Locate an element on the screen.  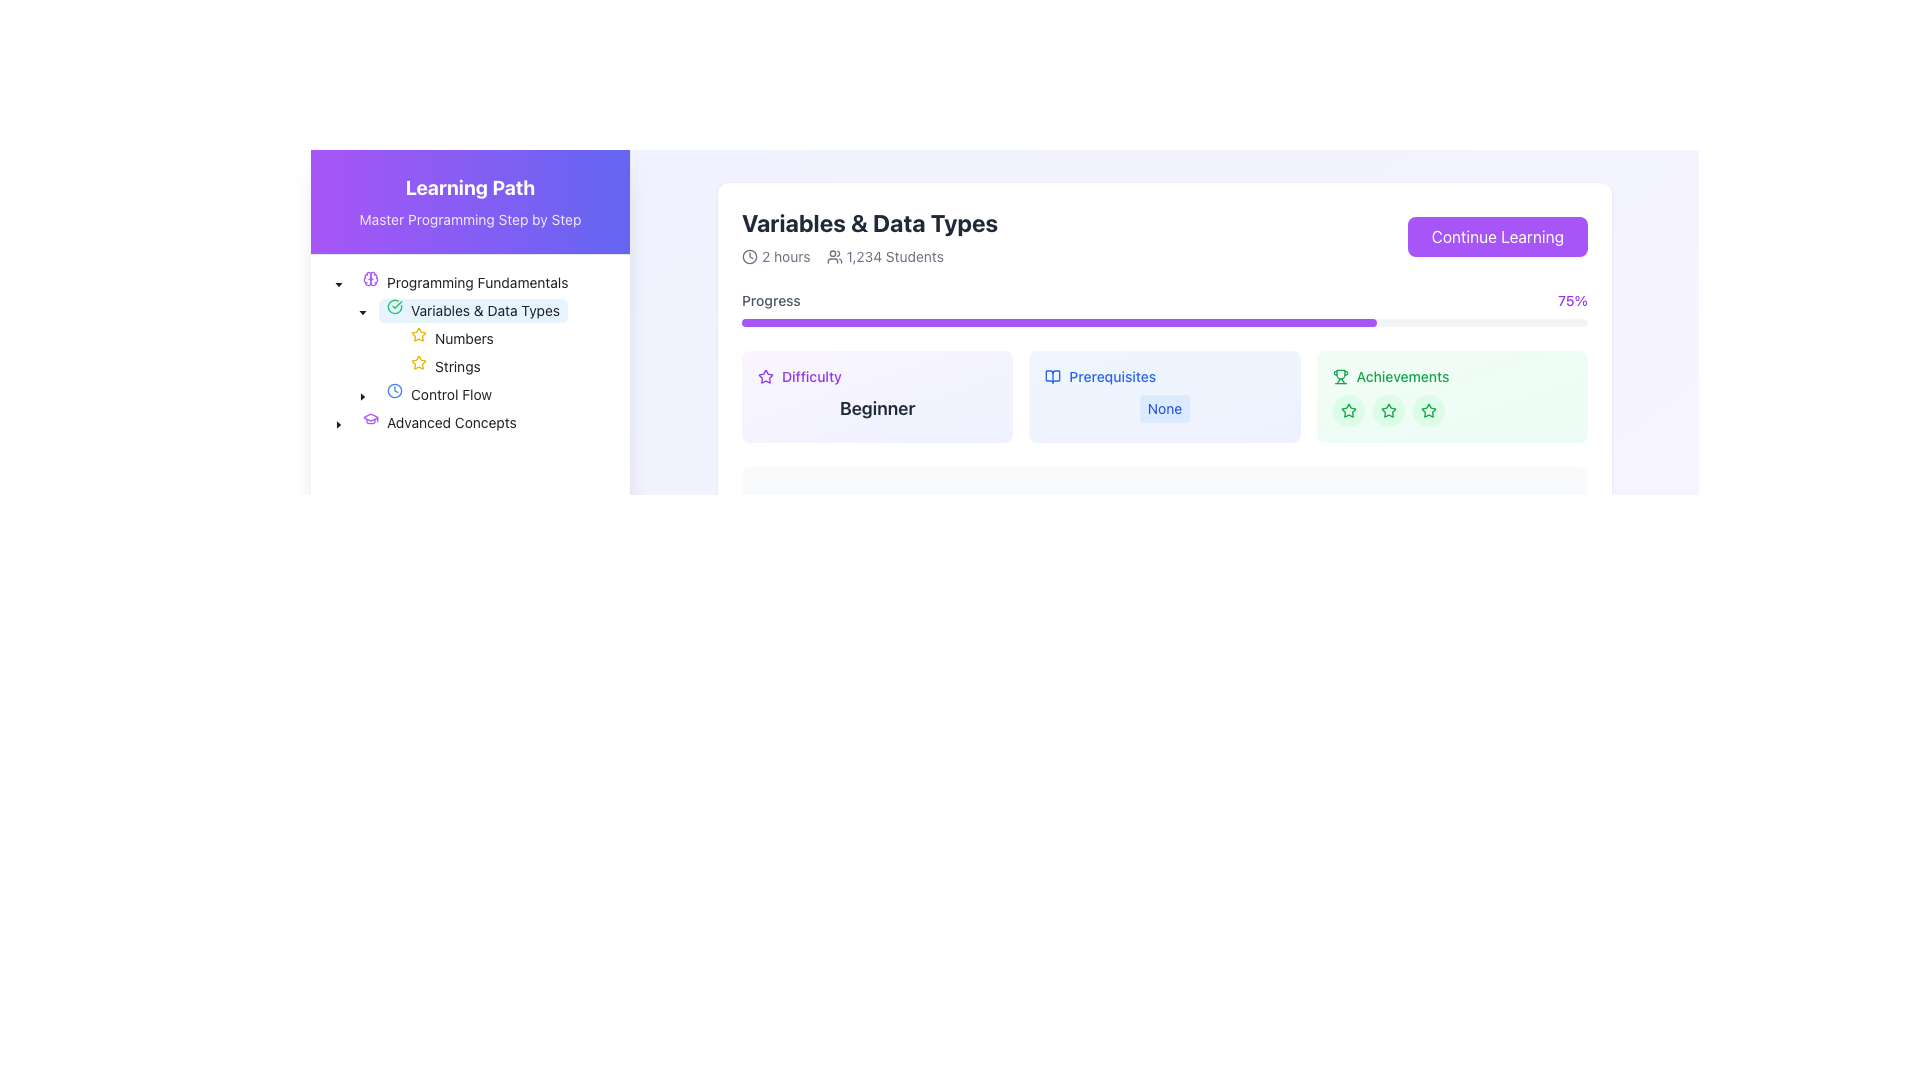
the 'Advanced Concepts' tree node item is located at coordinates (438, 422).